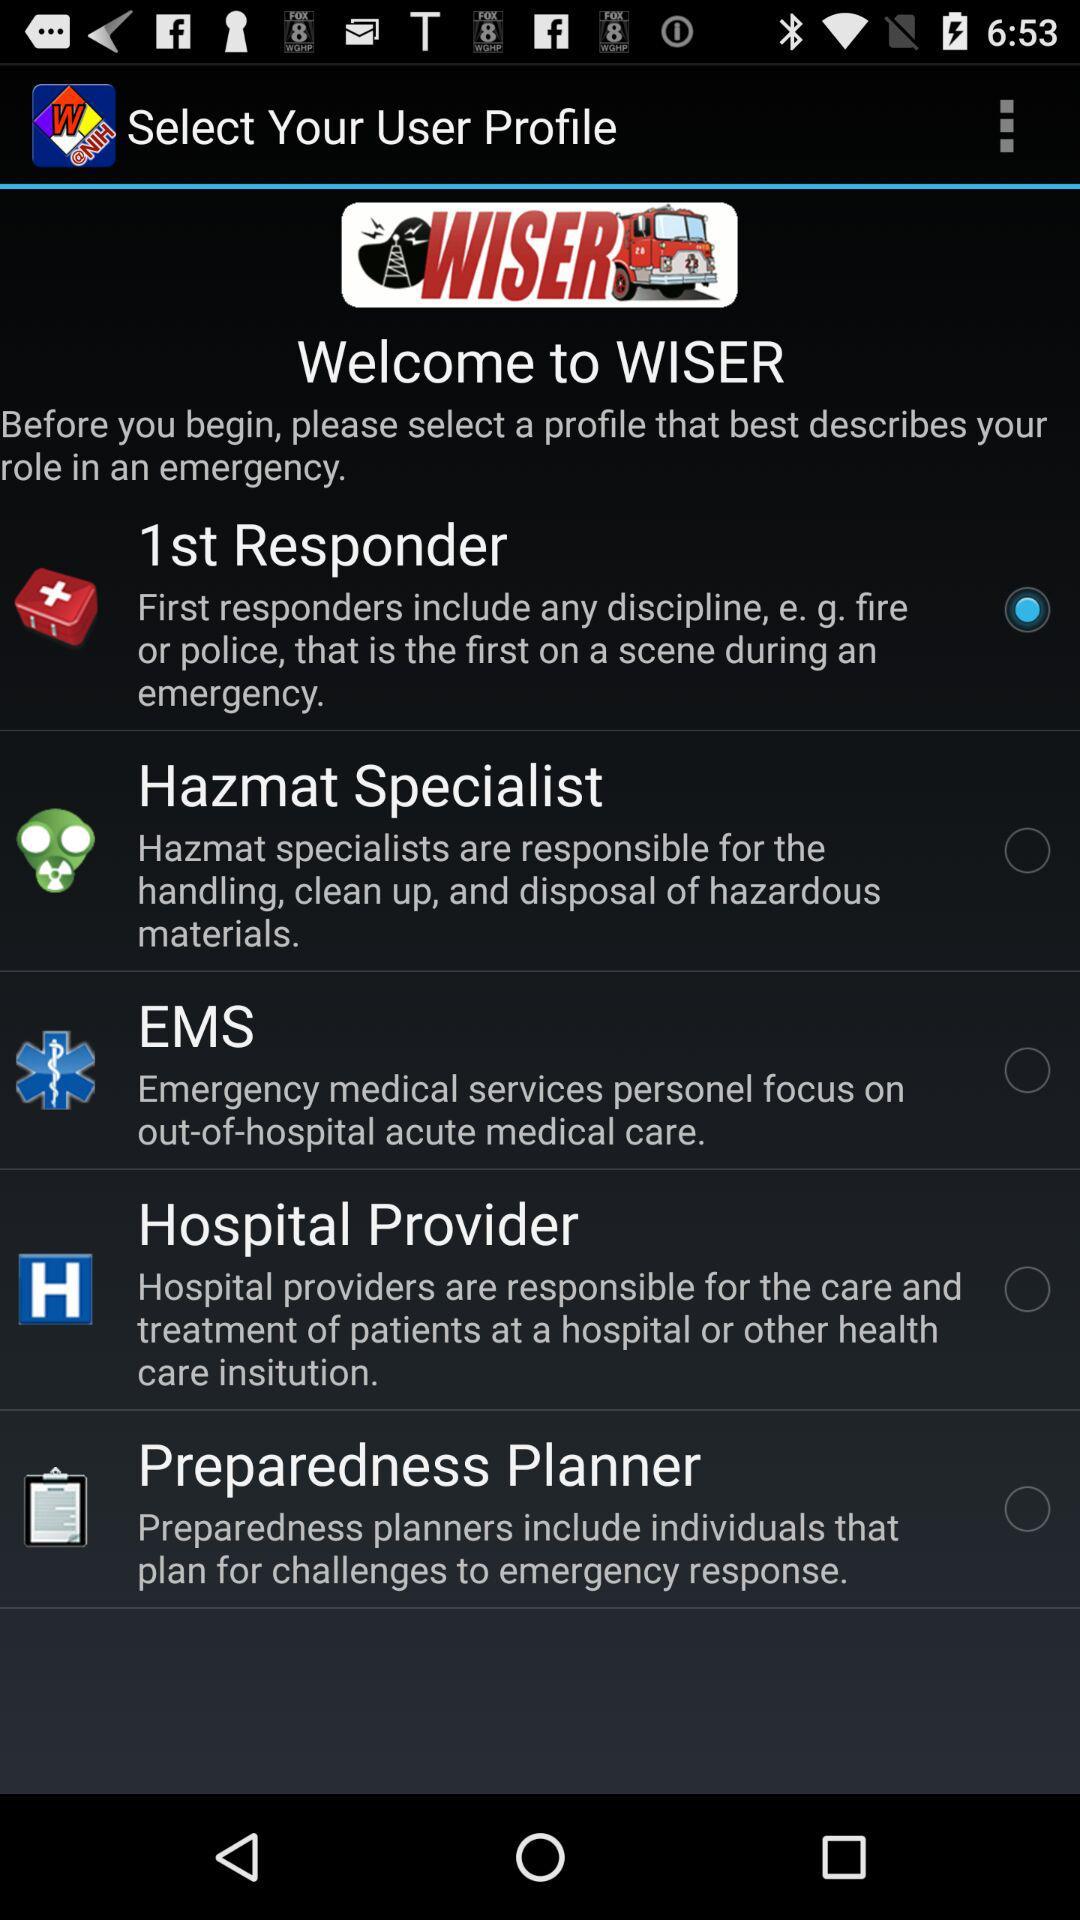 The height and width of the screenshot is (1920, 1080). Describe the element at coordinates (554, 648) in the screenshot. I see `first responders include app` at that location.